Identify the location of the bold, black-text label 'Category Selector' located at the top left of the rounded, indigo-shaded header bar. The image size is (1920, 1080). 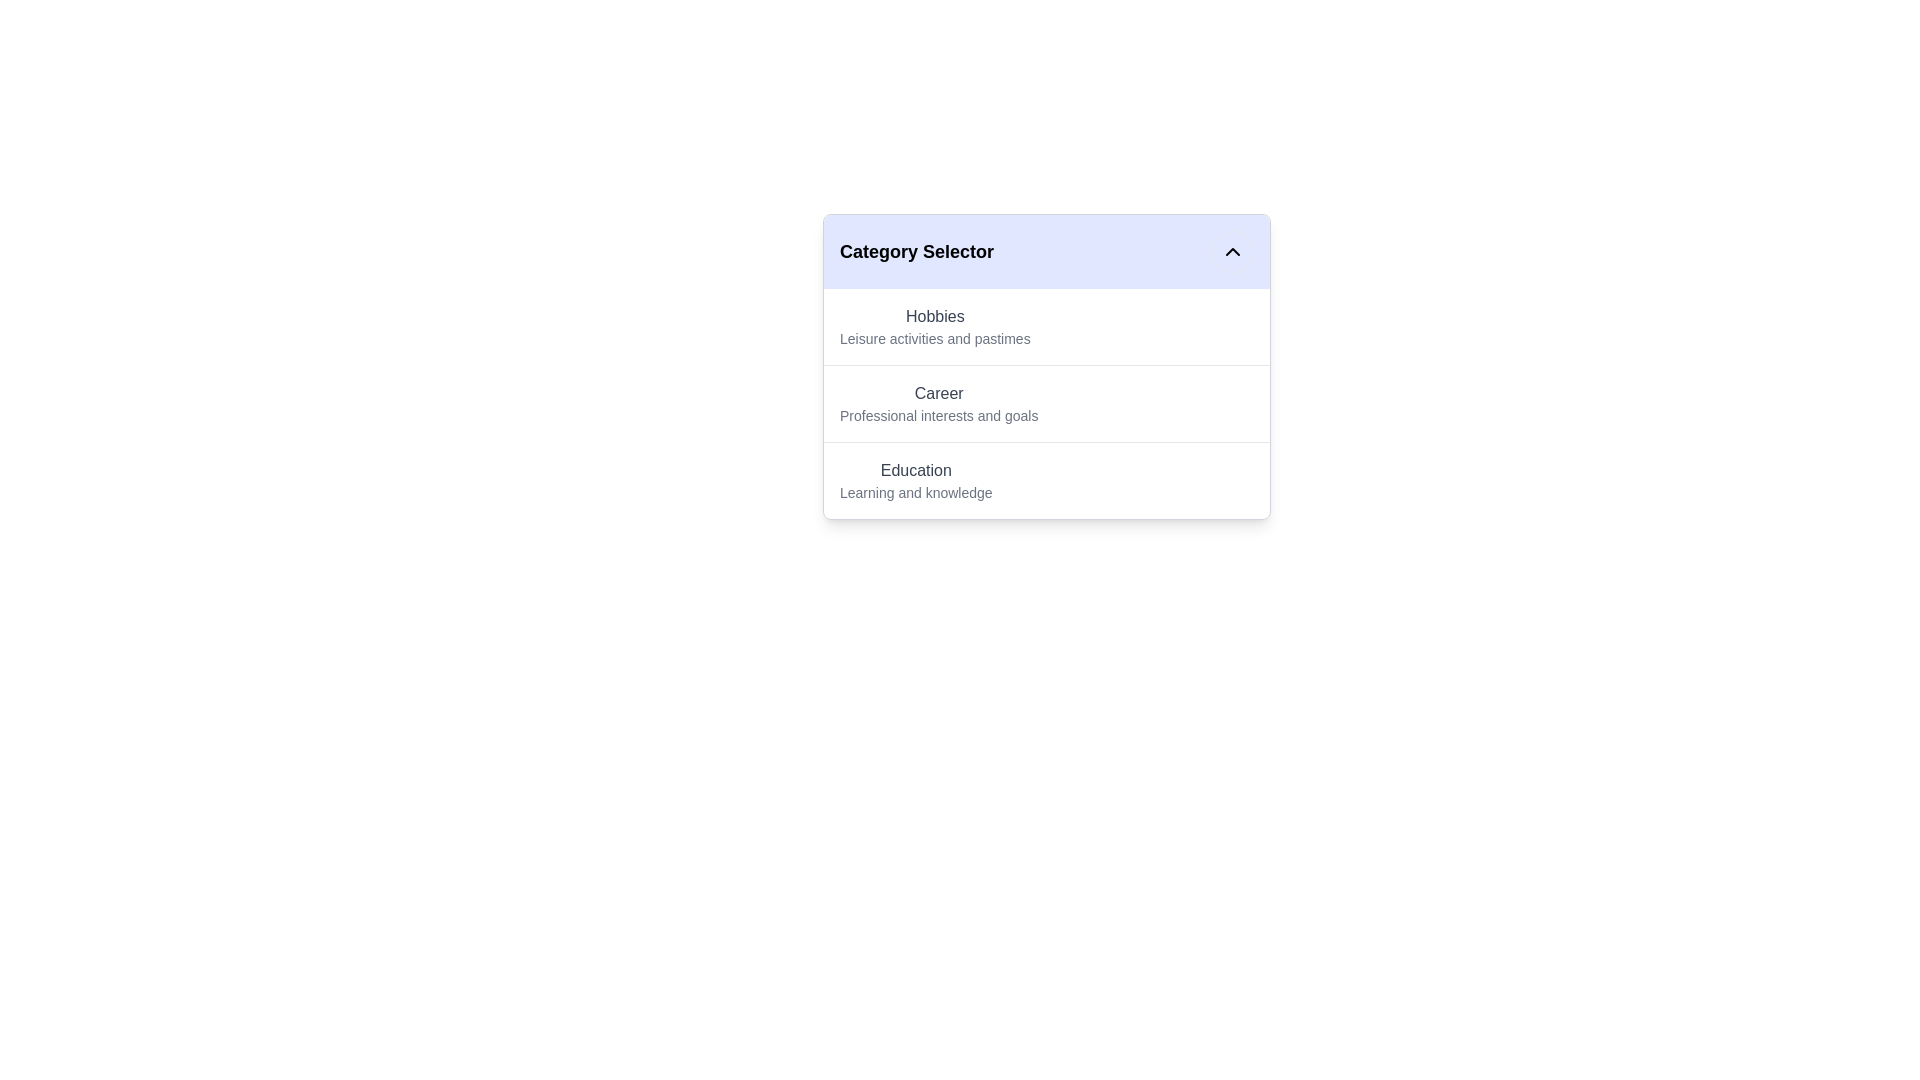
(915, 250).